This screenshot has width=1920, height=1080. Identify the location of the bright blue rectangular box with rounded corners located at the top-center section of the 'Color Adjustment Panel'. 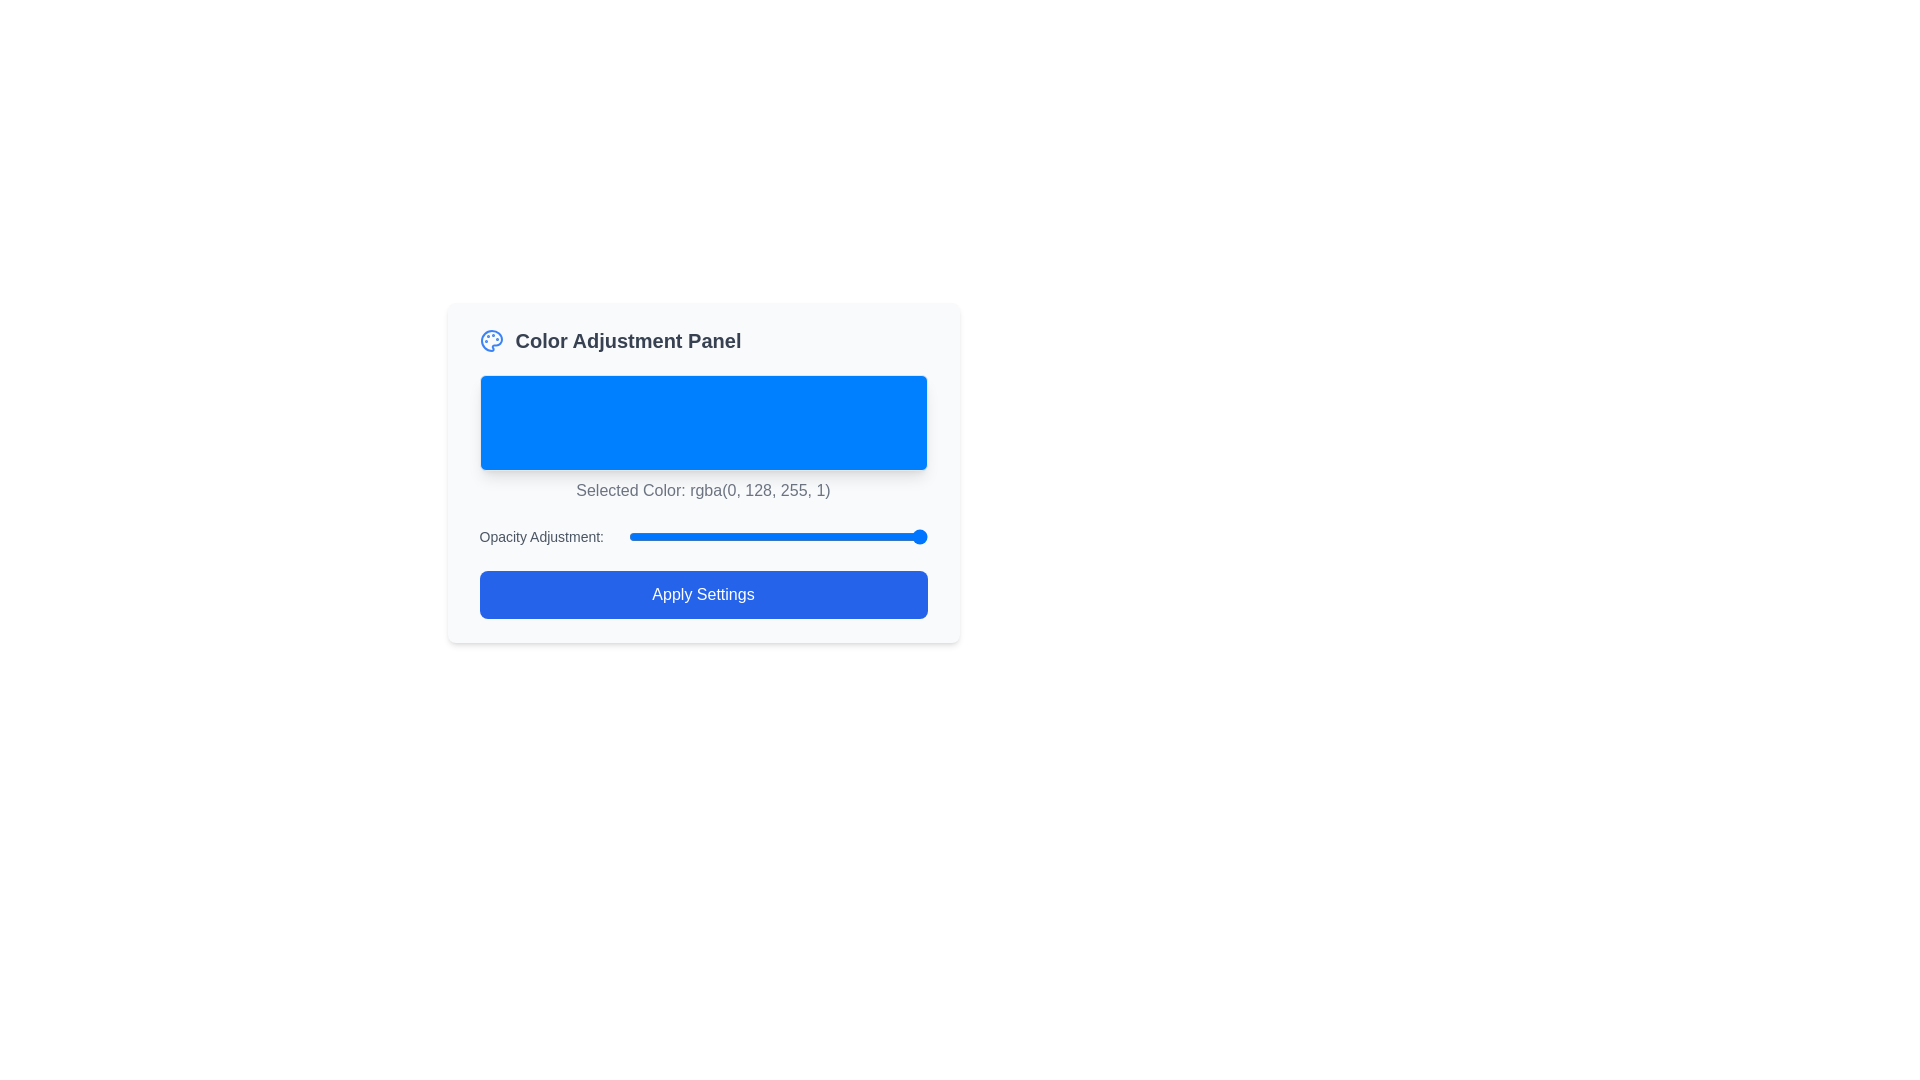
(703, 422).